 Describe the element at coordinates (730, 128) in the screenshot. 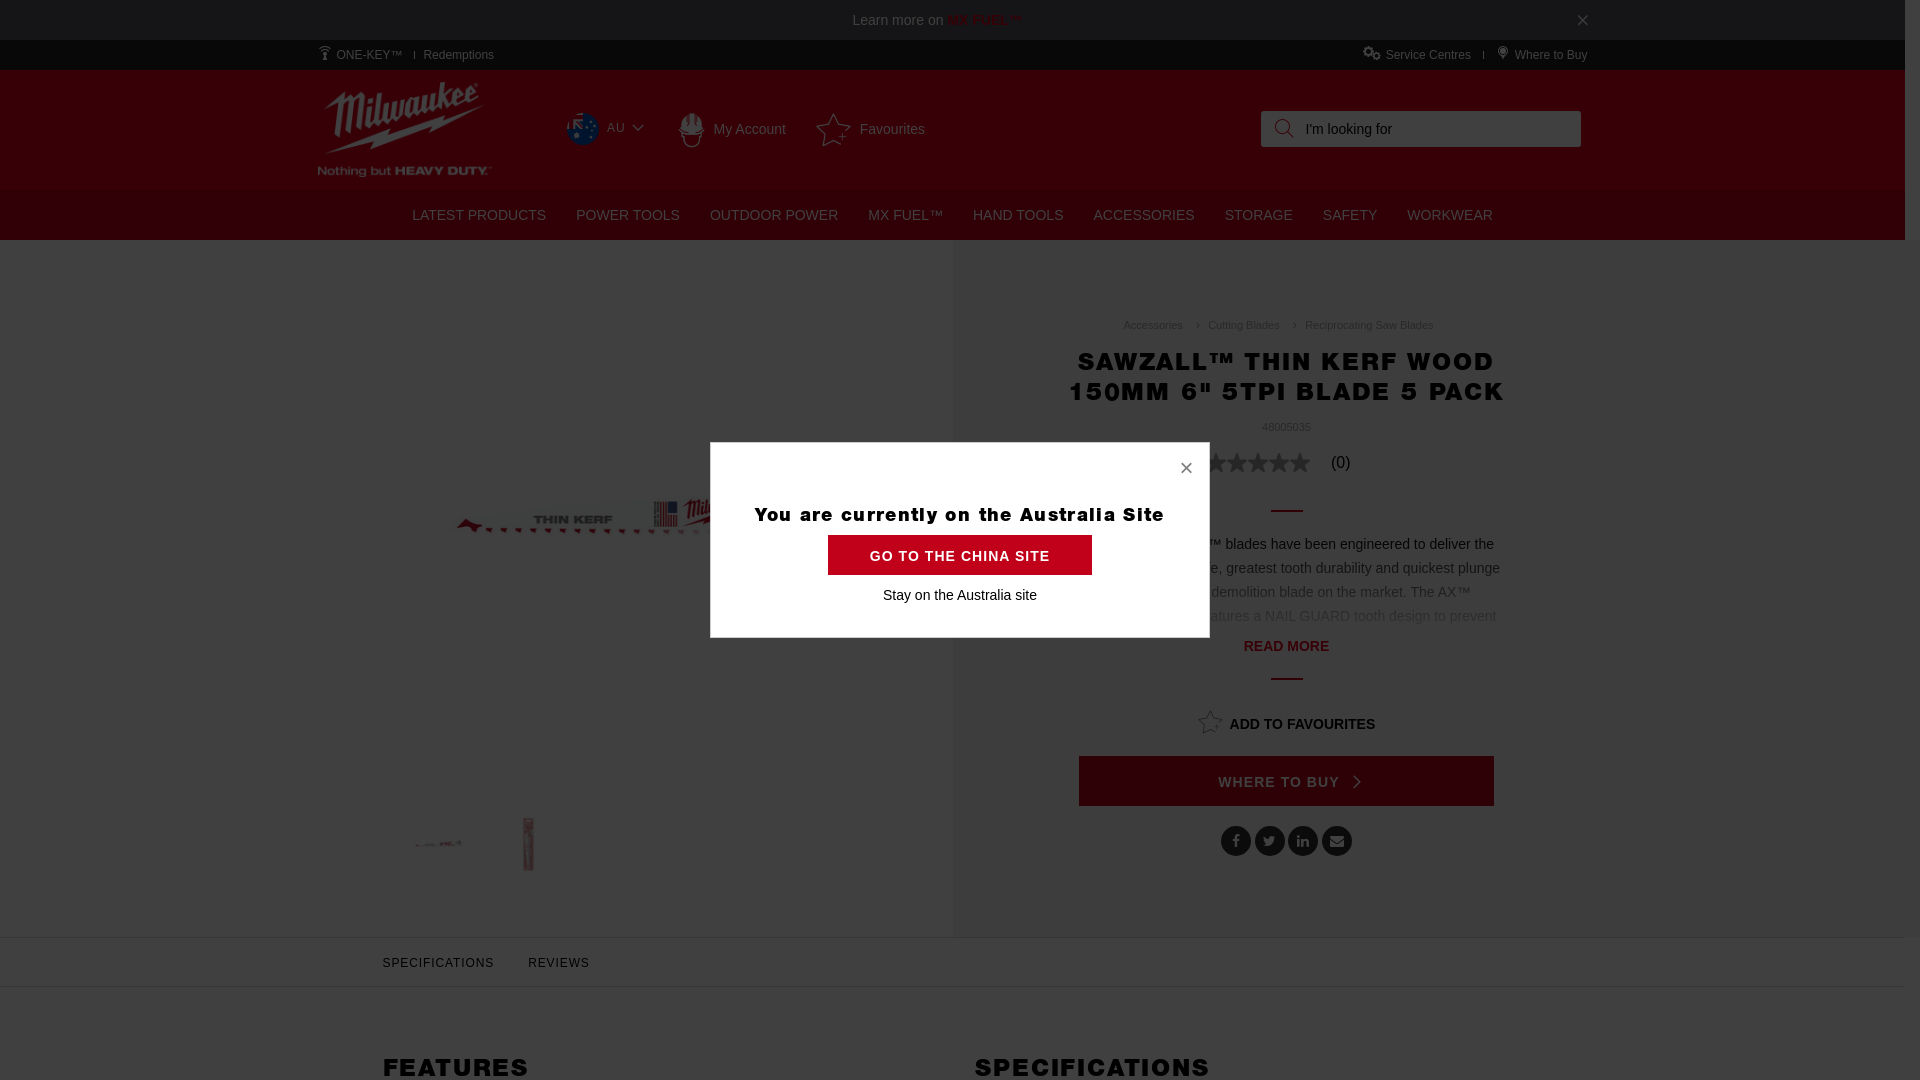

I see `'My Account'` at that location.